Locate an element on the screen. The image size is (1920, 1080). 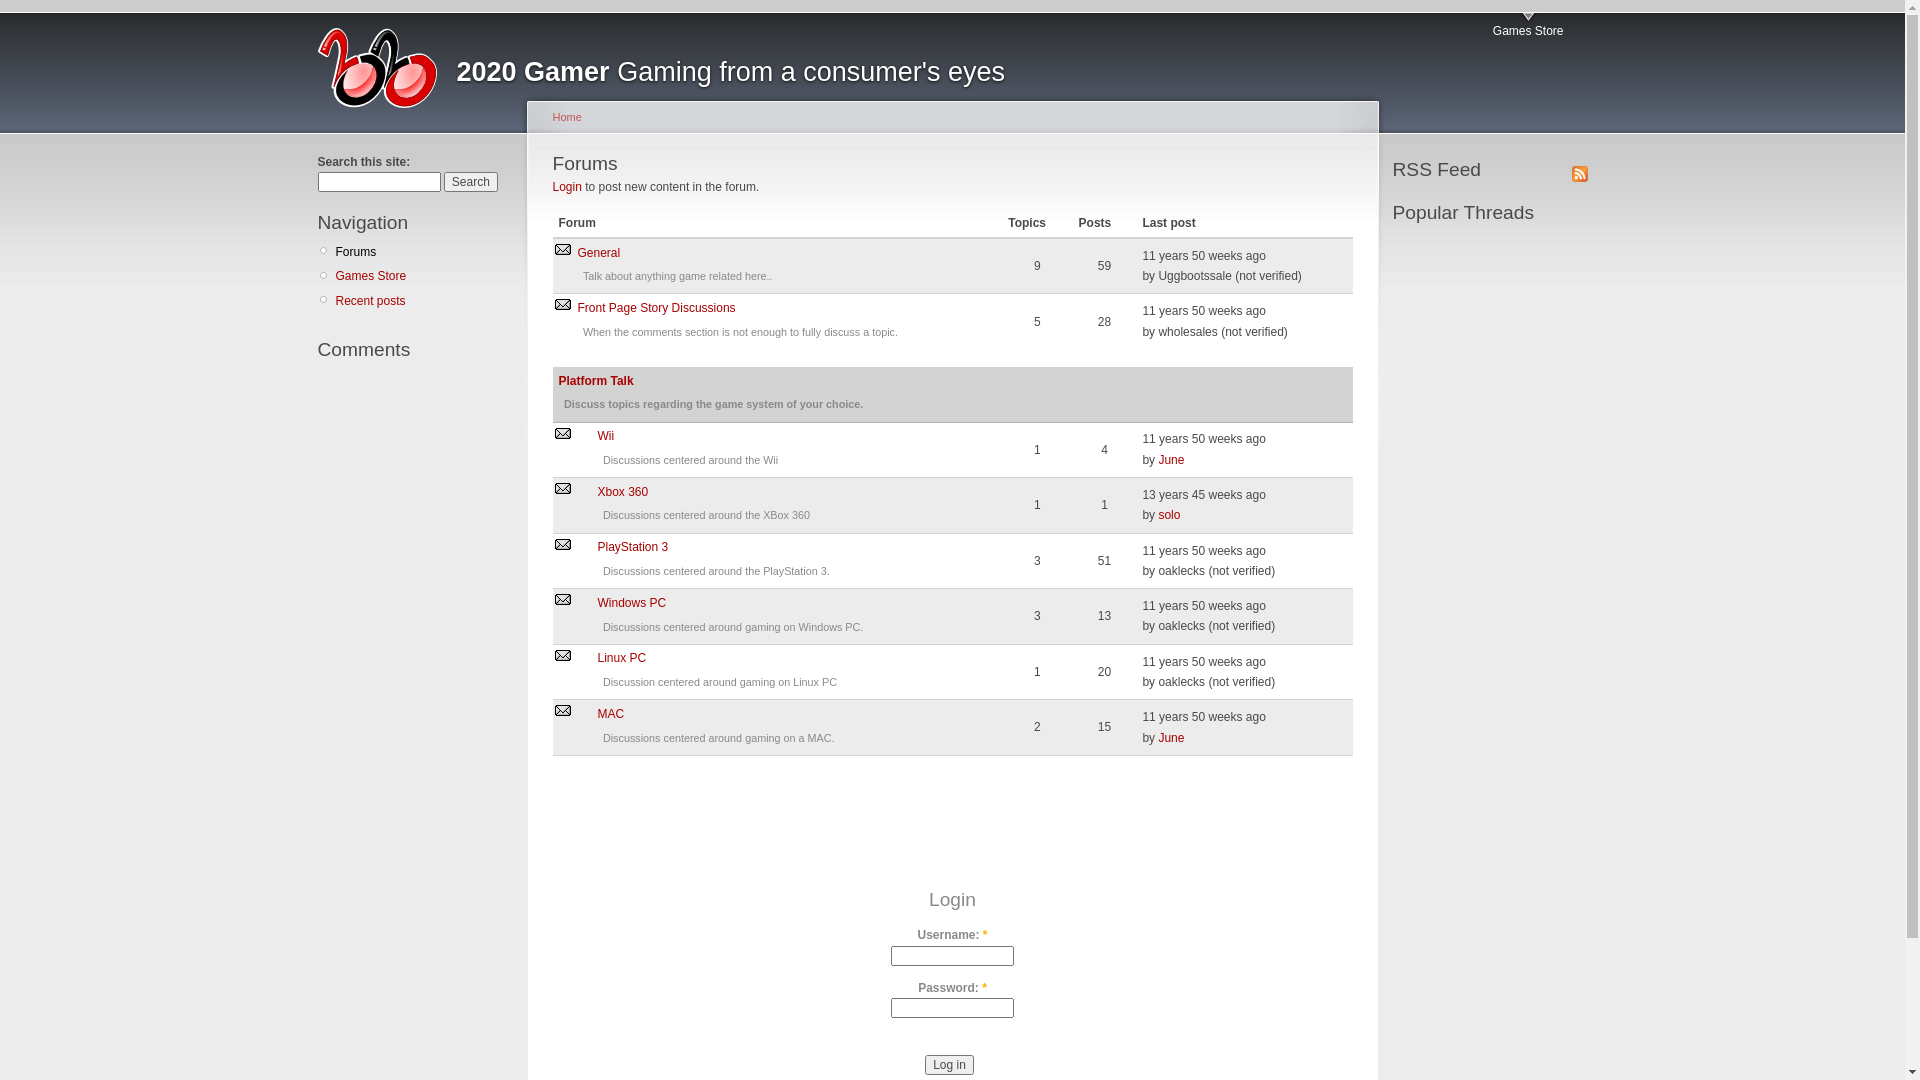
'Log in' is located at coordinates (948, 1063).